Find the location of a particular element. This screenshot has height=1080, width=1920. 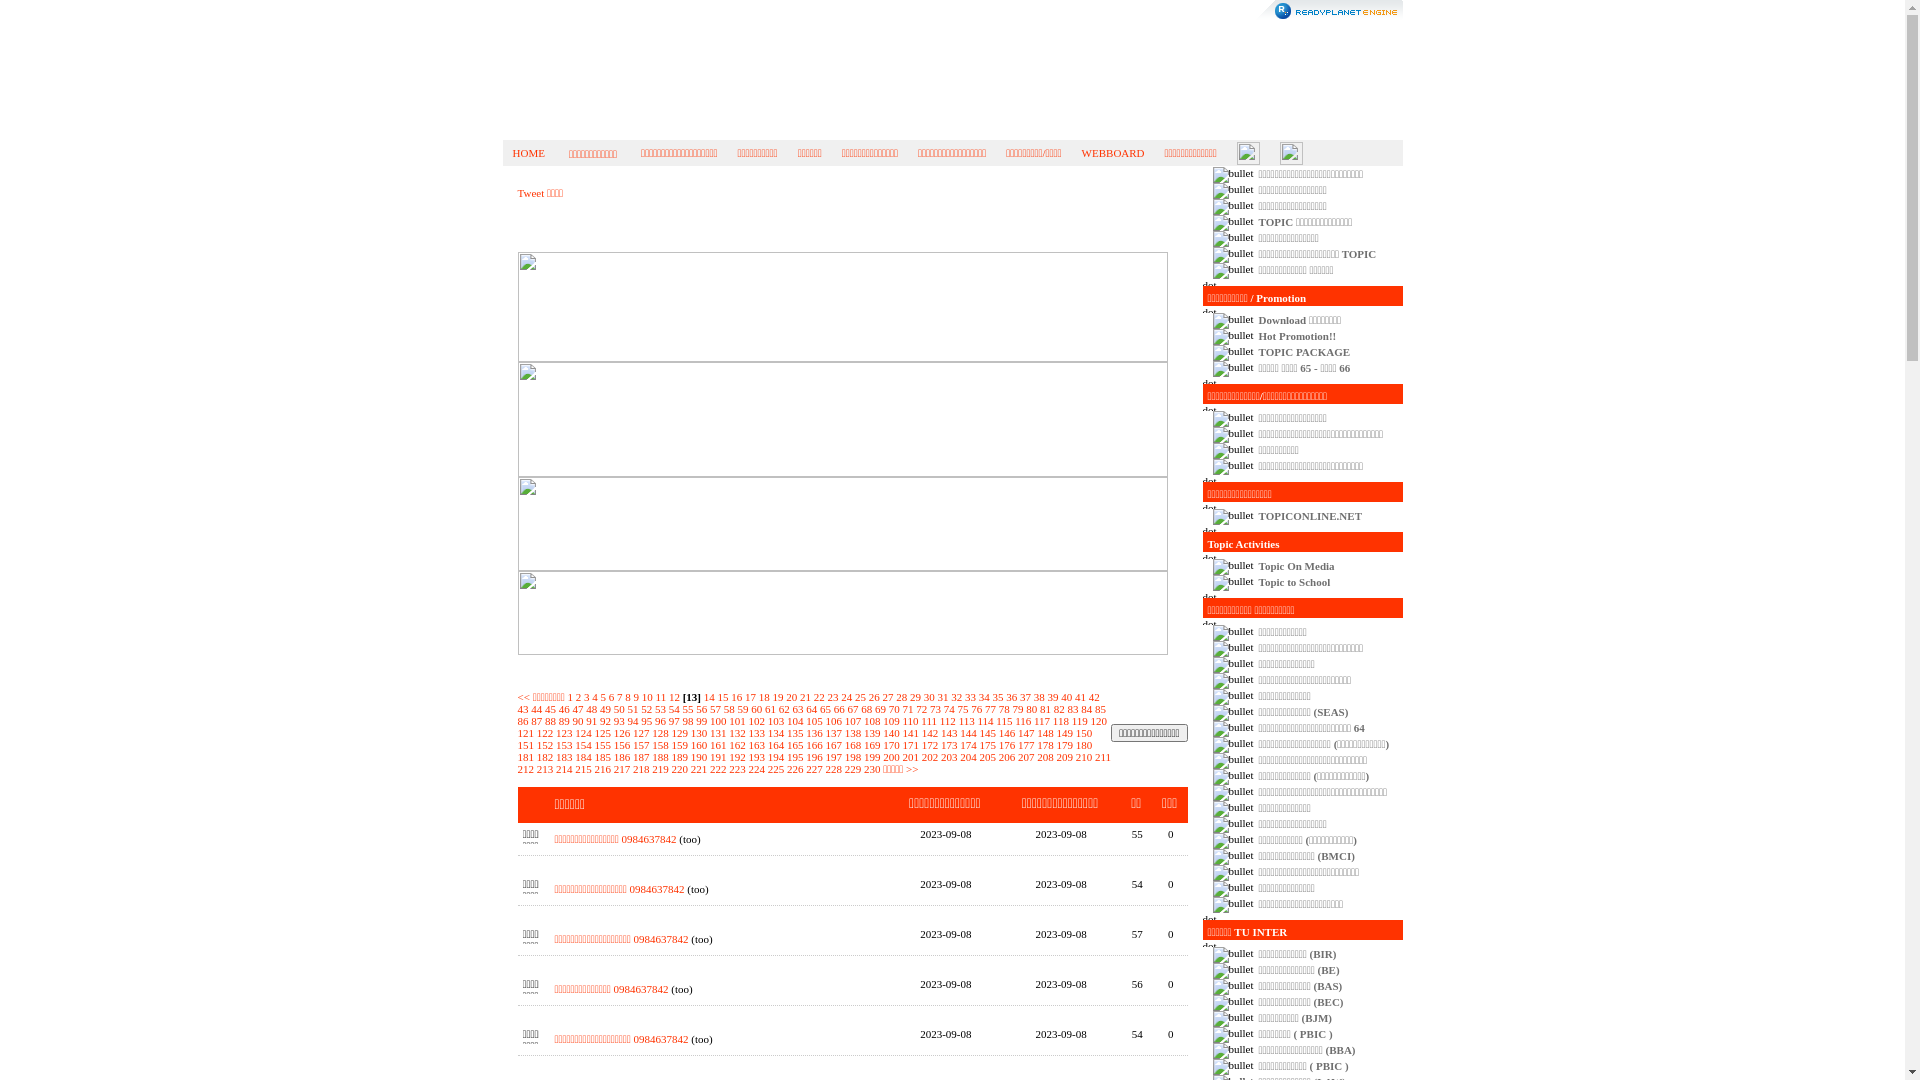

'27' is located at coordinates (881, 696).